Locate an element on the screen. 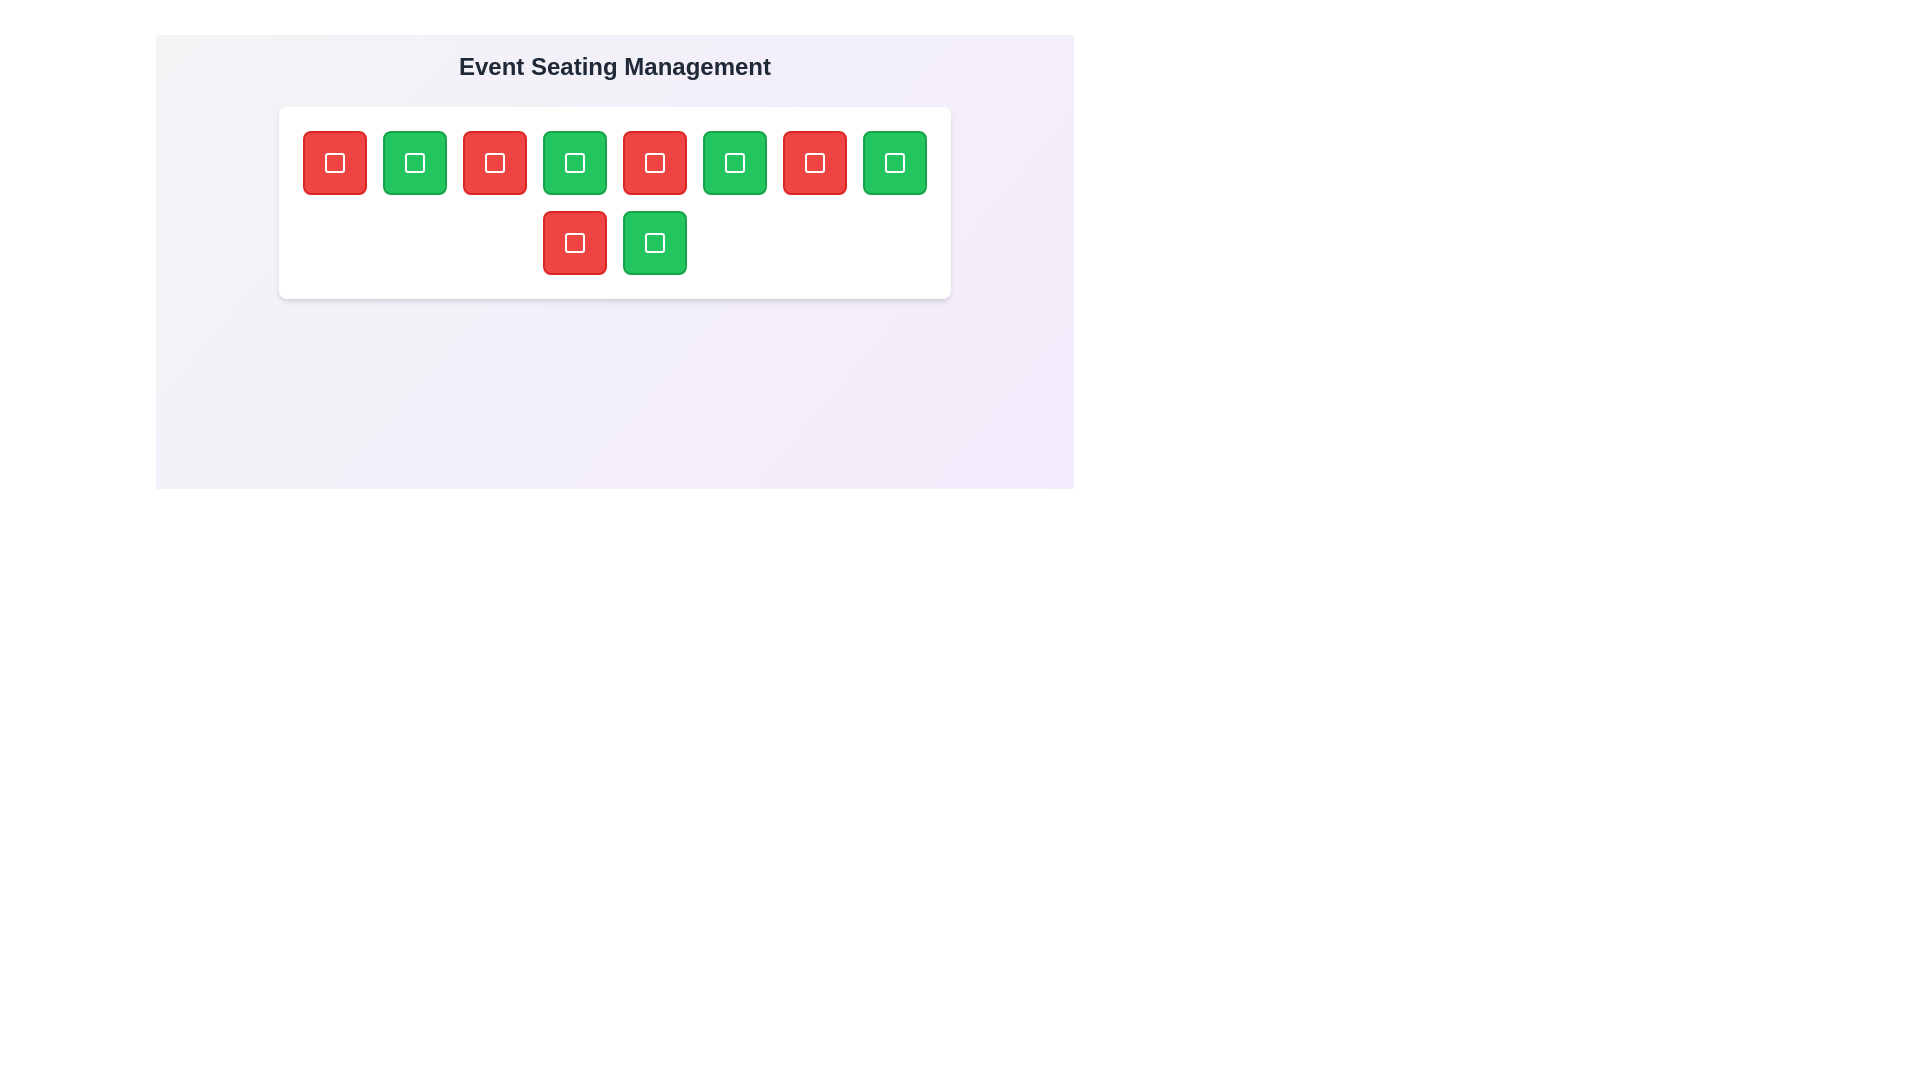  the rounded-square icon element is located at coordinates (815, 161).